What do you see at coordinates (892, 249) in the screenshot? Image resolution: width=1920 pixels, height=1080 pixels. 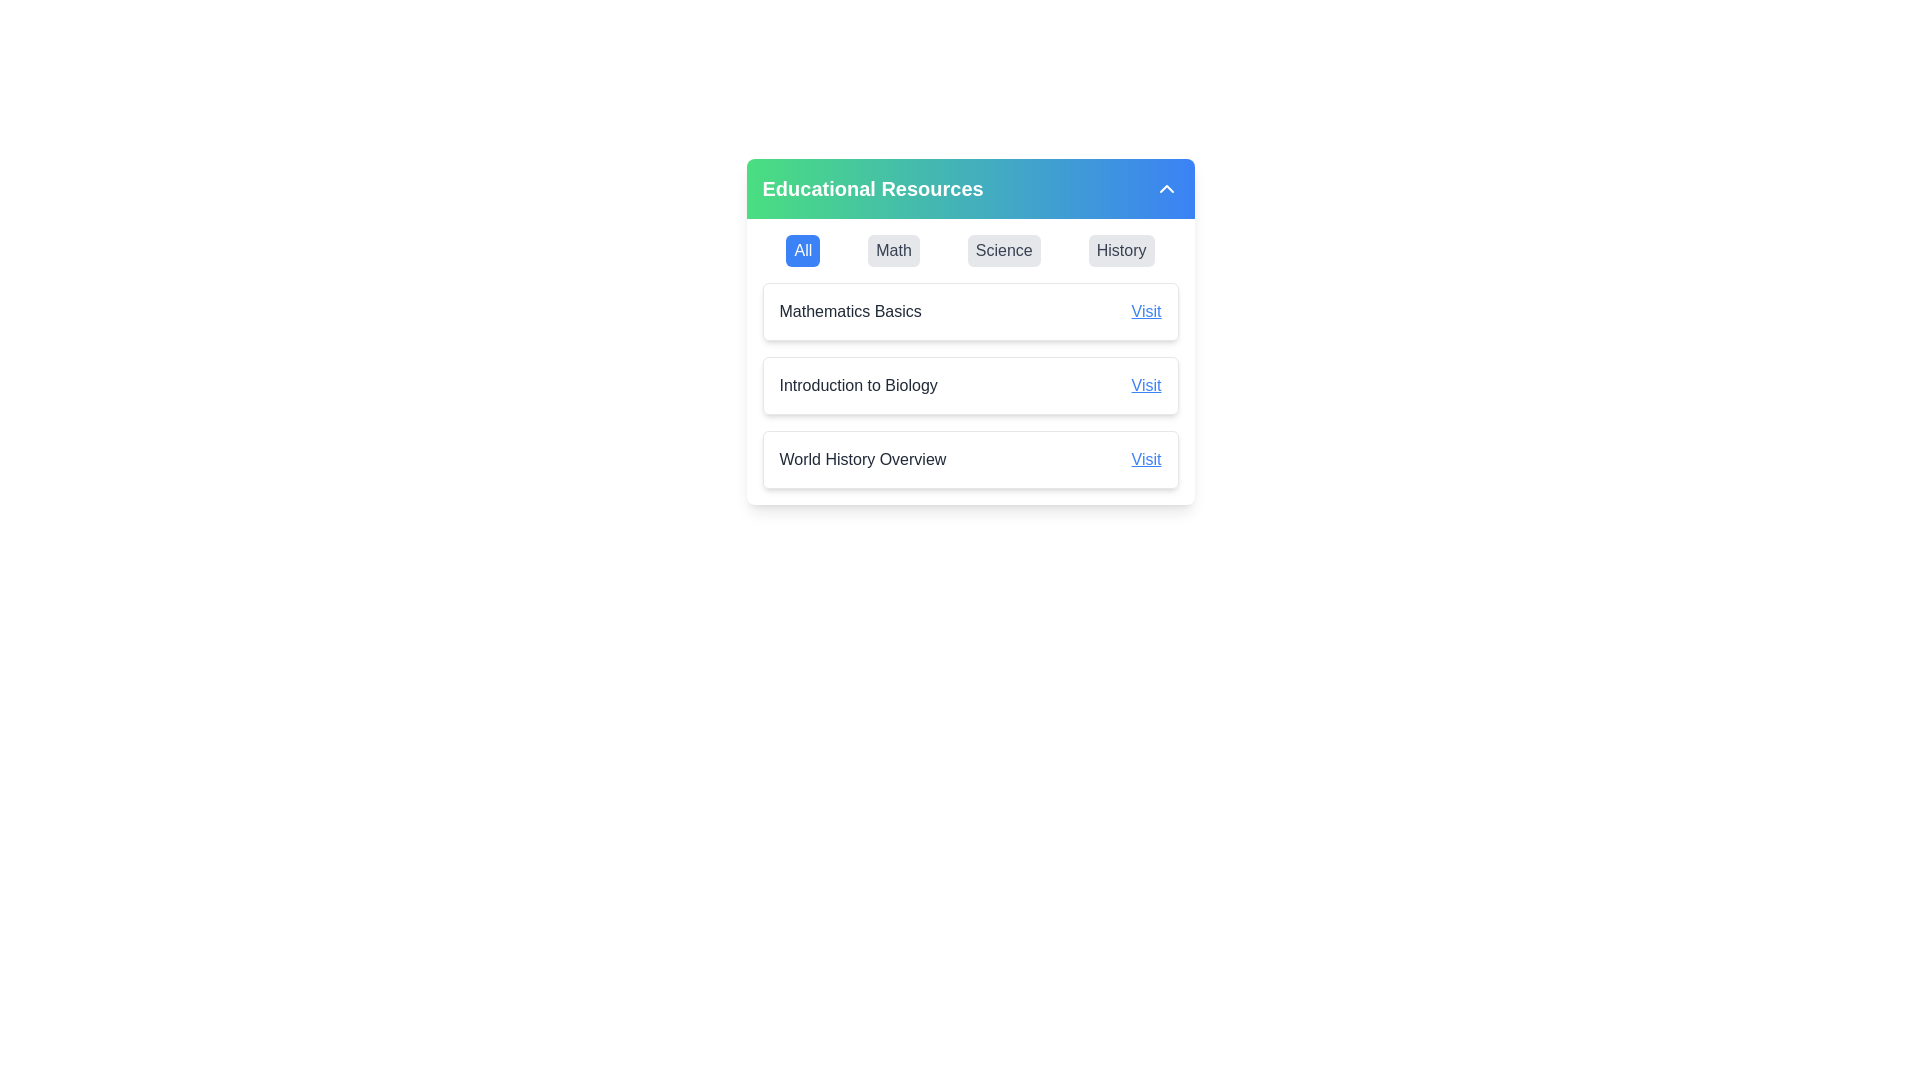 I see `the 'Math' category button, which is the second tab under 'Educational Resources', displaying gray text on a rounded-rectangle shape` at bounding box center [892, 249].